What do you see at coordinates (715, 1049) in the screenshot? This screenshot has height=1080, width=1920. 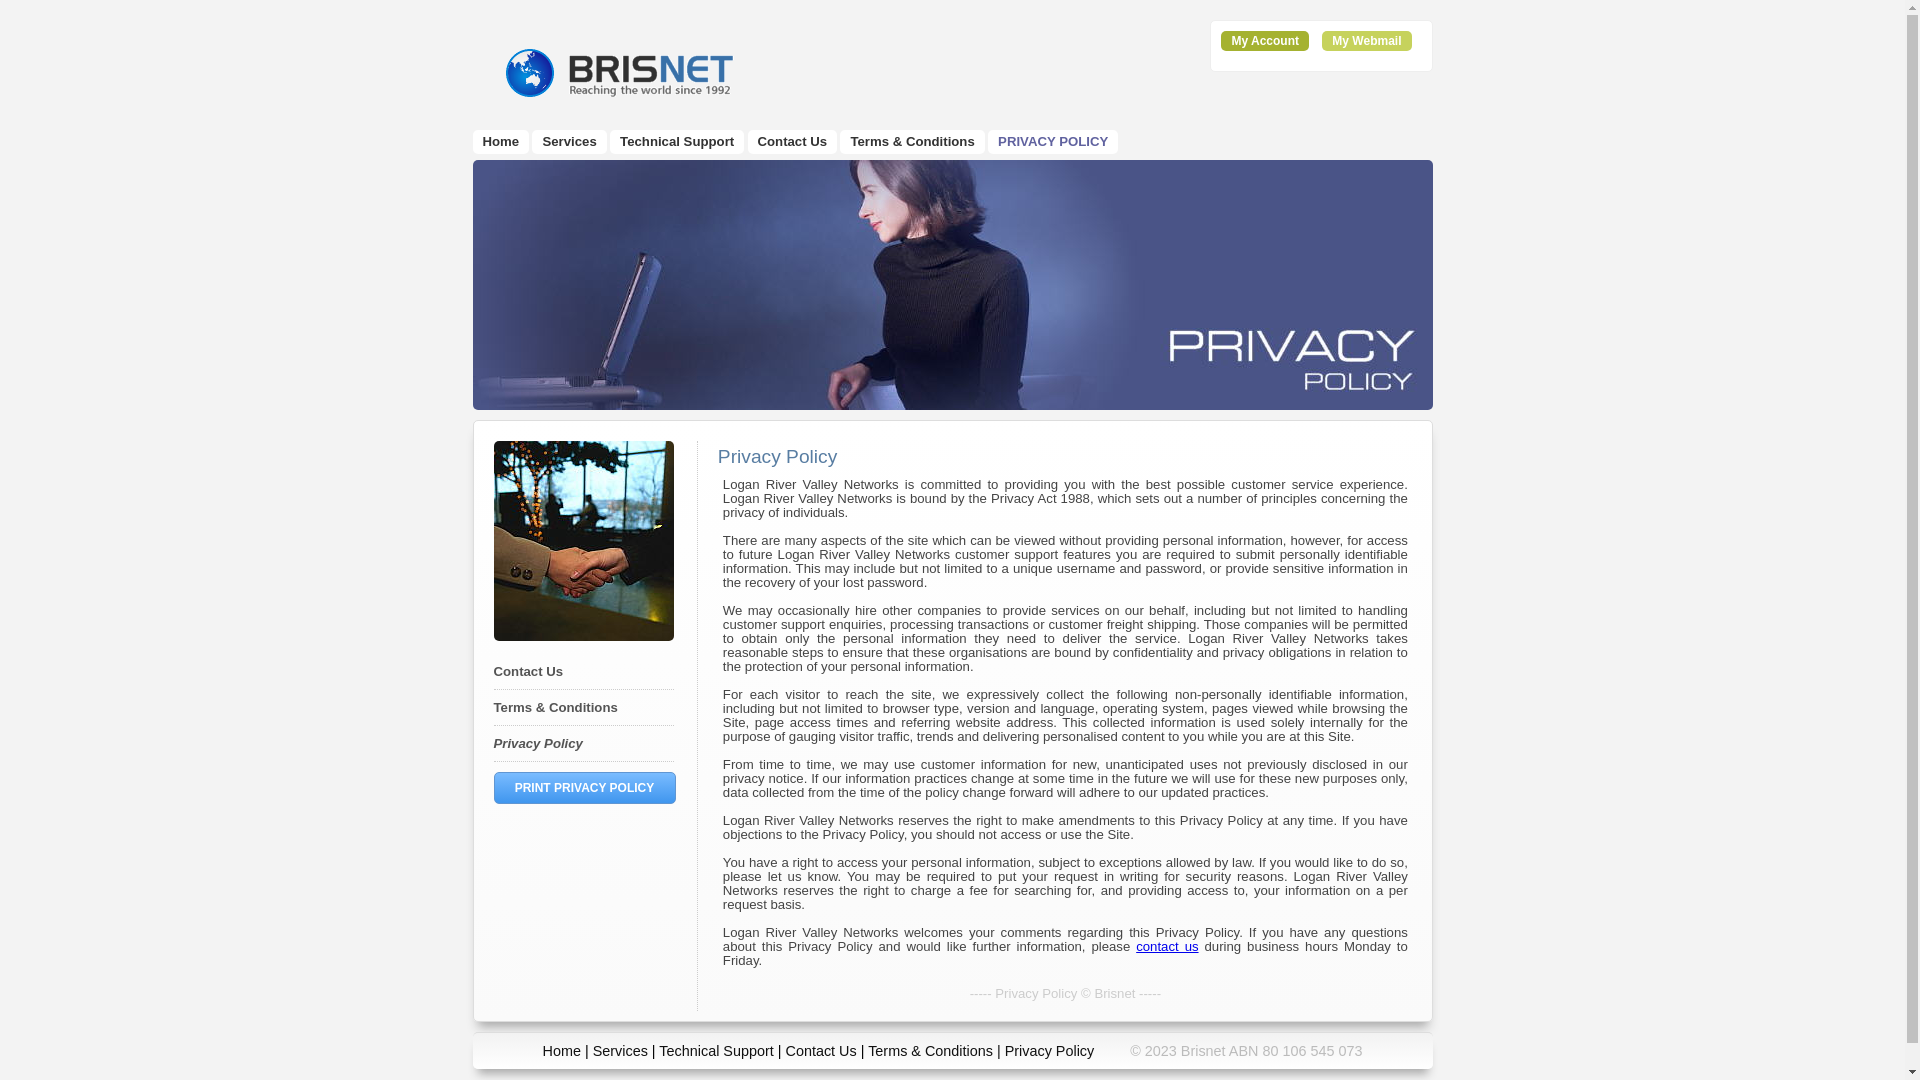 I see `'Technical Support'` at bounding box center [715, 1049].